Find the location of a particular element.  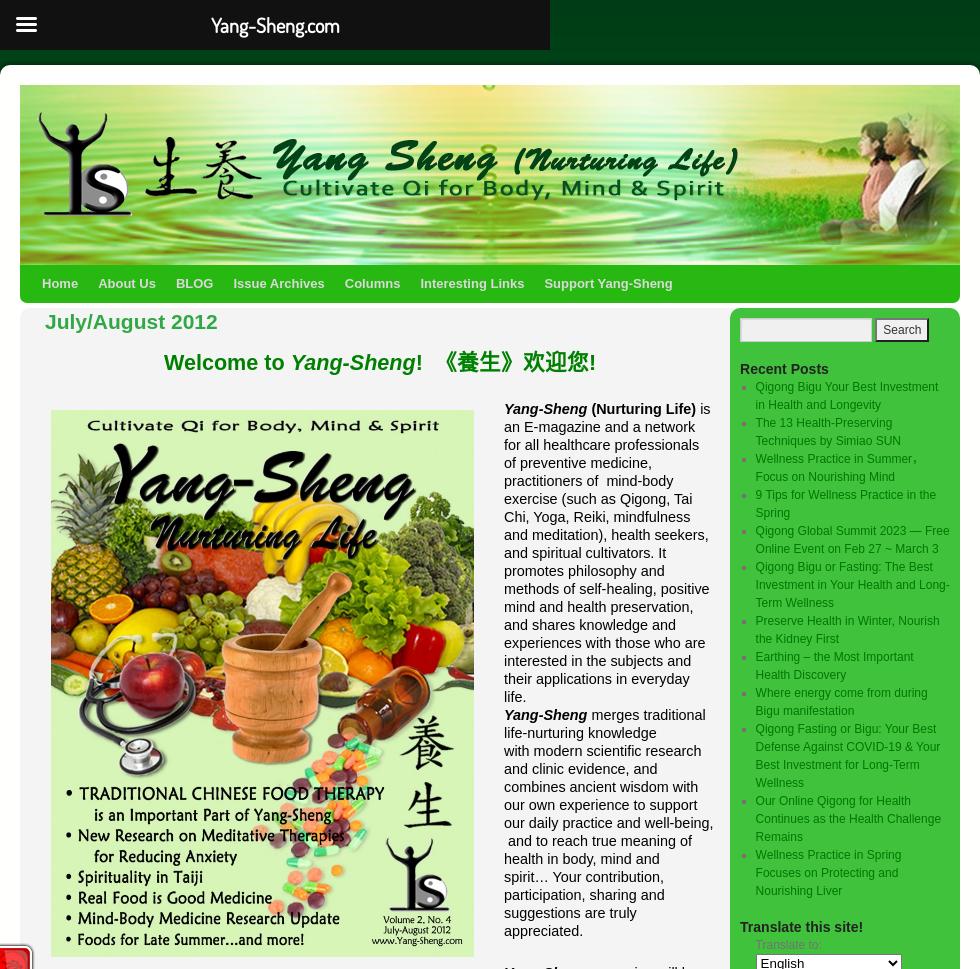

'is an E-magazine and a network for all healthcare professionals of preventive medicine, practitioners of  mind-body exercise (such as Qigong, Tai Chi, Yoga, Reiki, mindfulness and meditation), health seekers, and spiritual cultivators. It promotes philosophy and methods of self-healing, positive mind and health preservation, and shares knowledge and experiences with those who are interested in the subjects and their applications in everyday life.' is located at coordinates (607, 552).